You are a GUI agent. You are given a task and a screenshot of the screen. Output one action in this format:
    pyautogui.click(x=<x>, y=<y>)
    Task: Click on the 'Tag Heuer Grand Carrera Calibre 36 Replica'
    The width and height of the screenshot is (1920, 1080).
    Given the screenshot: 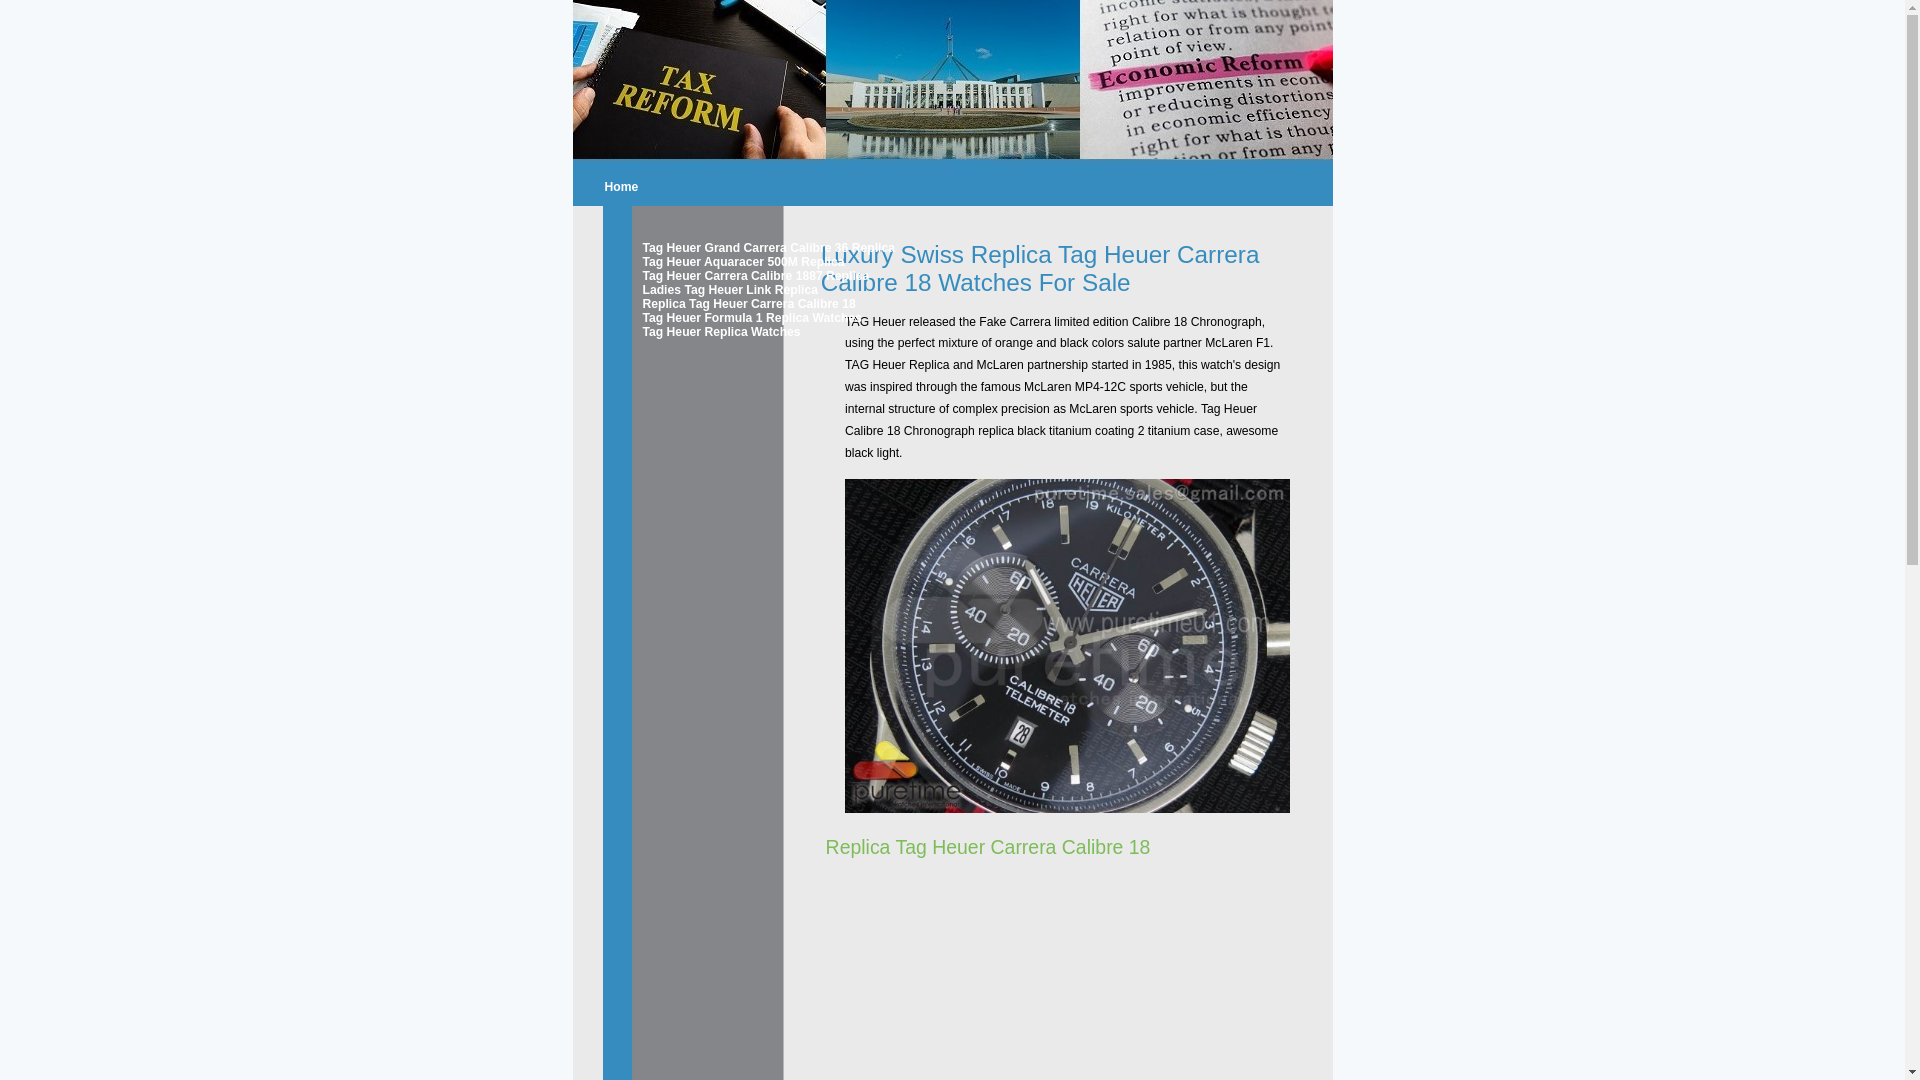 What is the action you would take?
    pyautogui.click(x=642, y=246)
    